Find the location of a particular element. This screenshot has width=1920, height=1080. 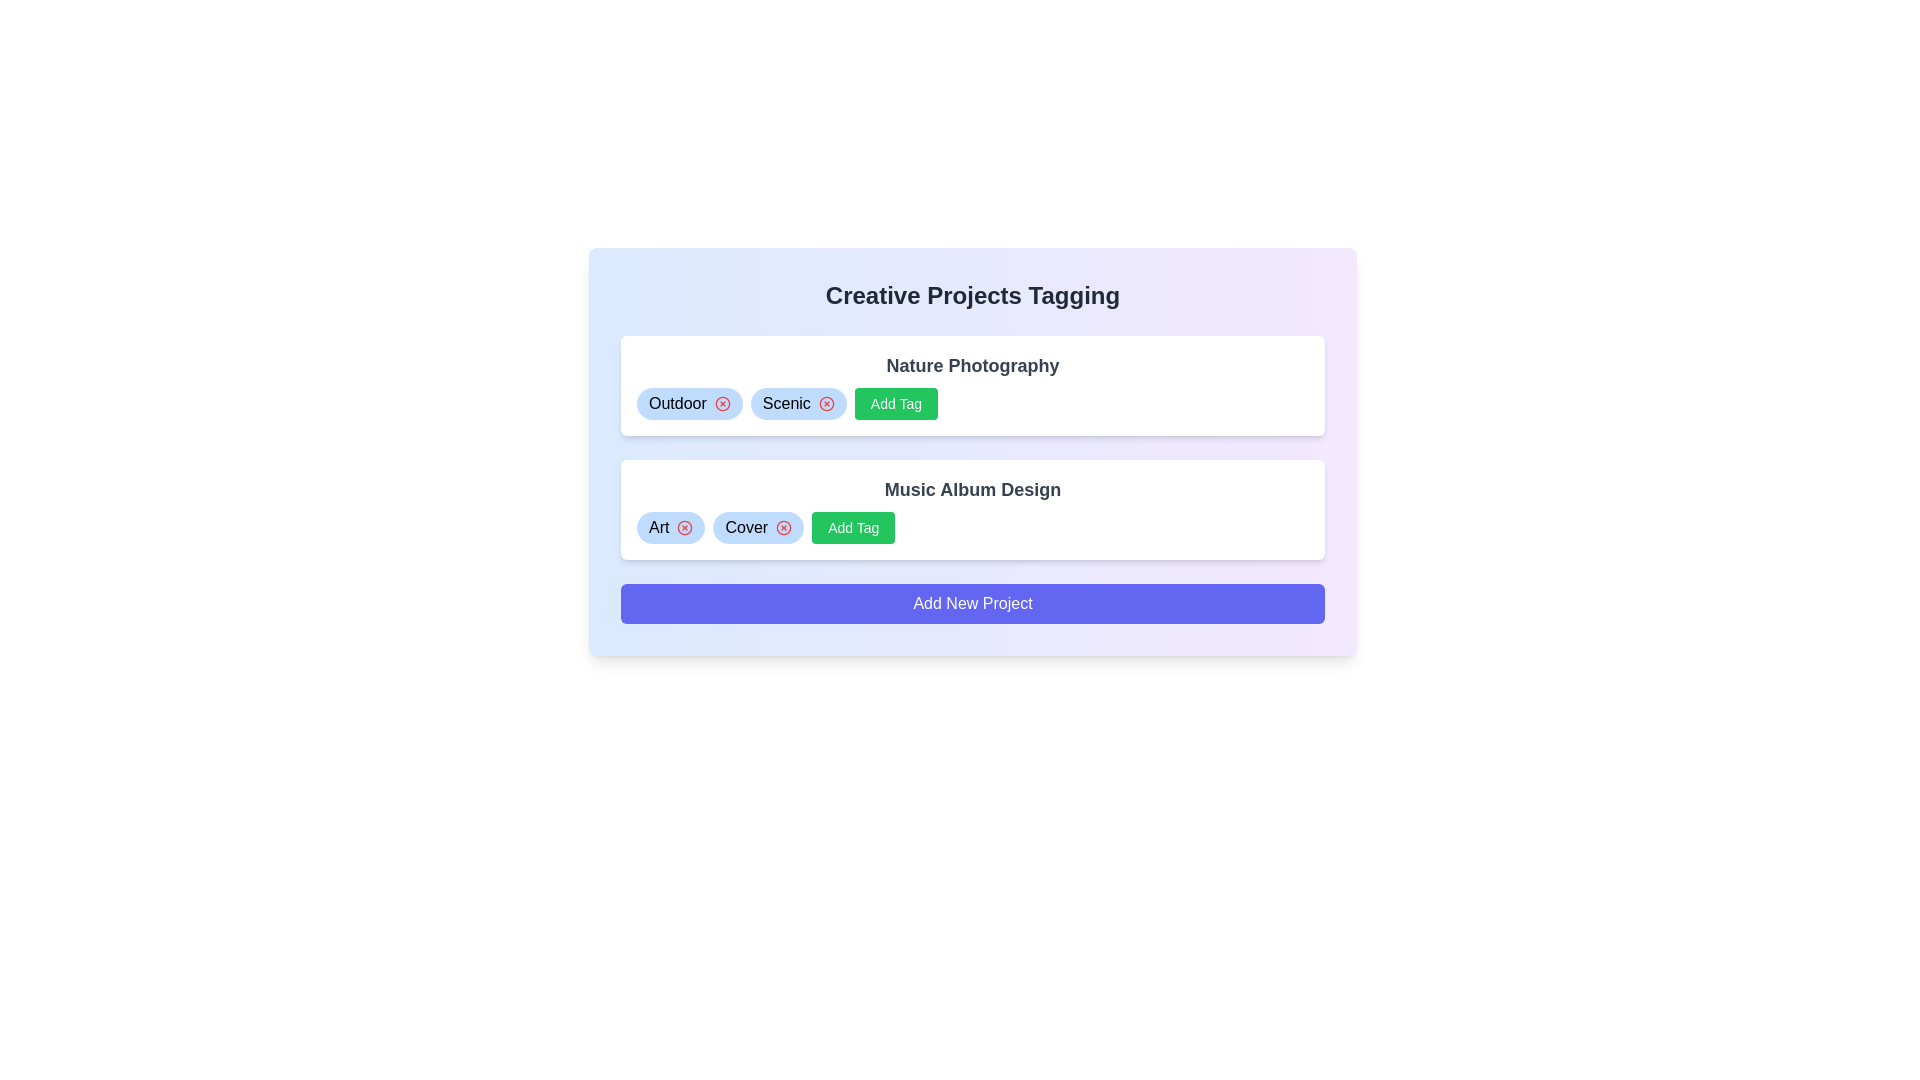

the small red circular close button with an 'X' symbol located to the right of the 'Outdoor' label is located at coordinates (721, 404).